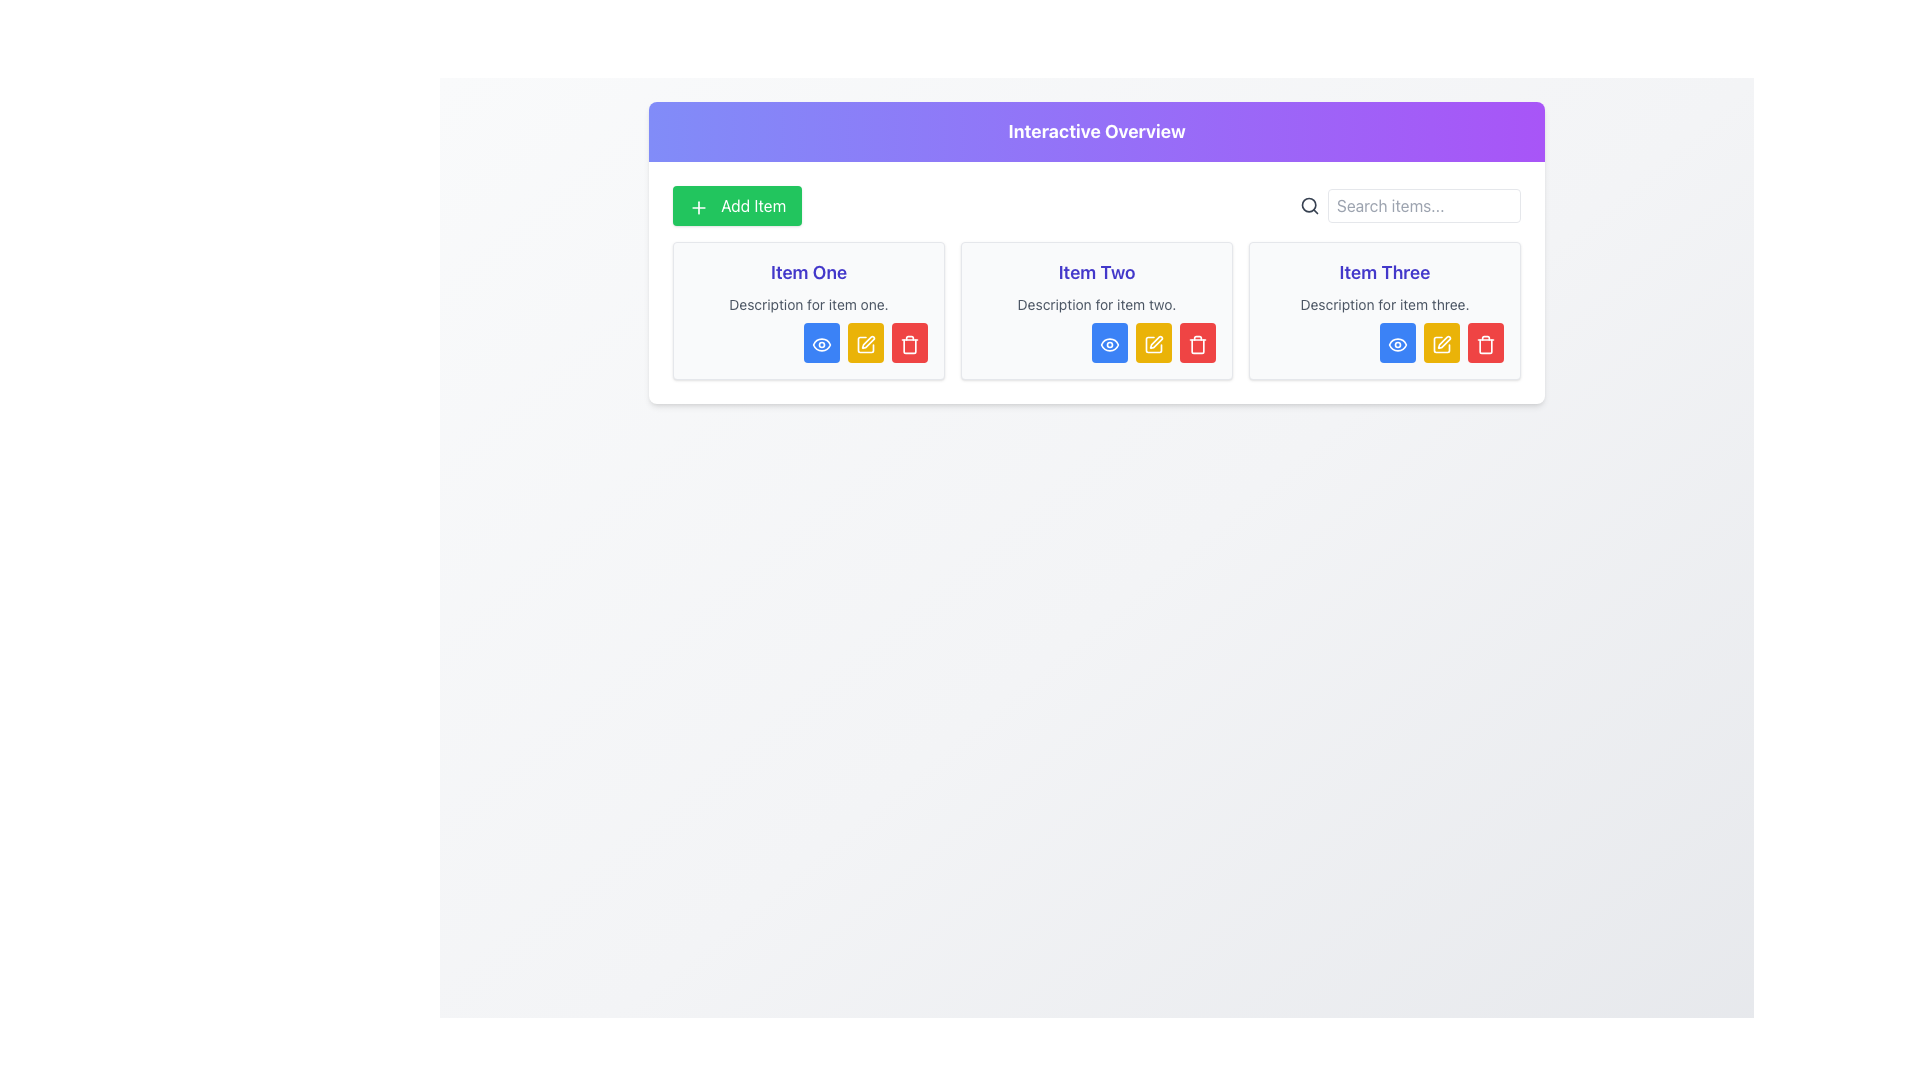 The image size is (1920, 1080). What do you see at coordinates (1384, 311) in the screenshot?
I see `the blue button on the rightmost card in the 'Interactive Overview' section` at bounding box center [1384, 311].